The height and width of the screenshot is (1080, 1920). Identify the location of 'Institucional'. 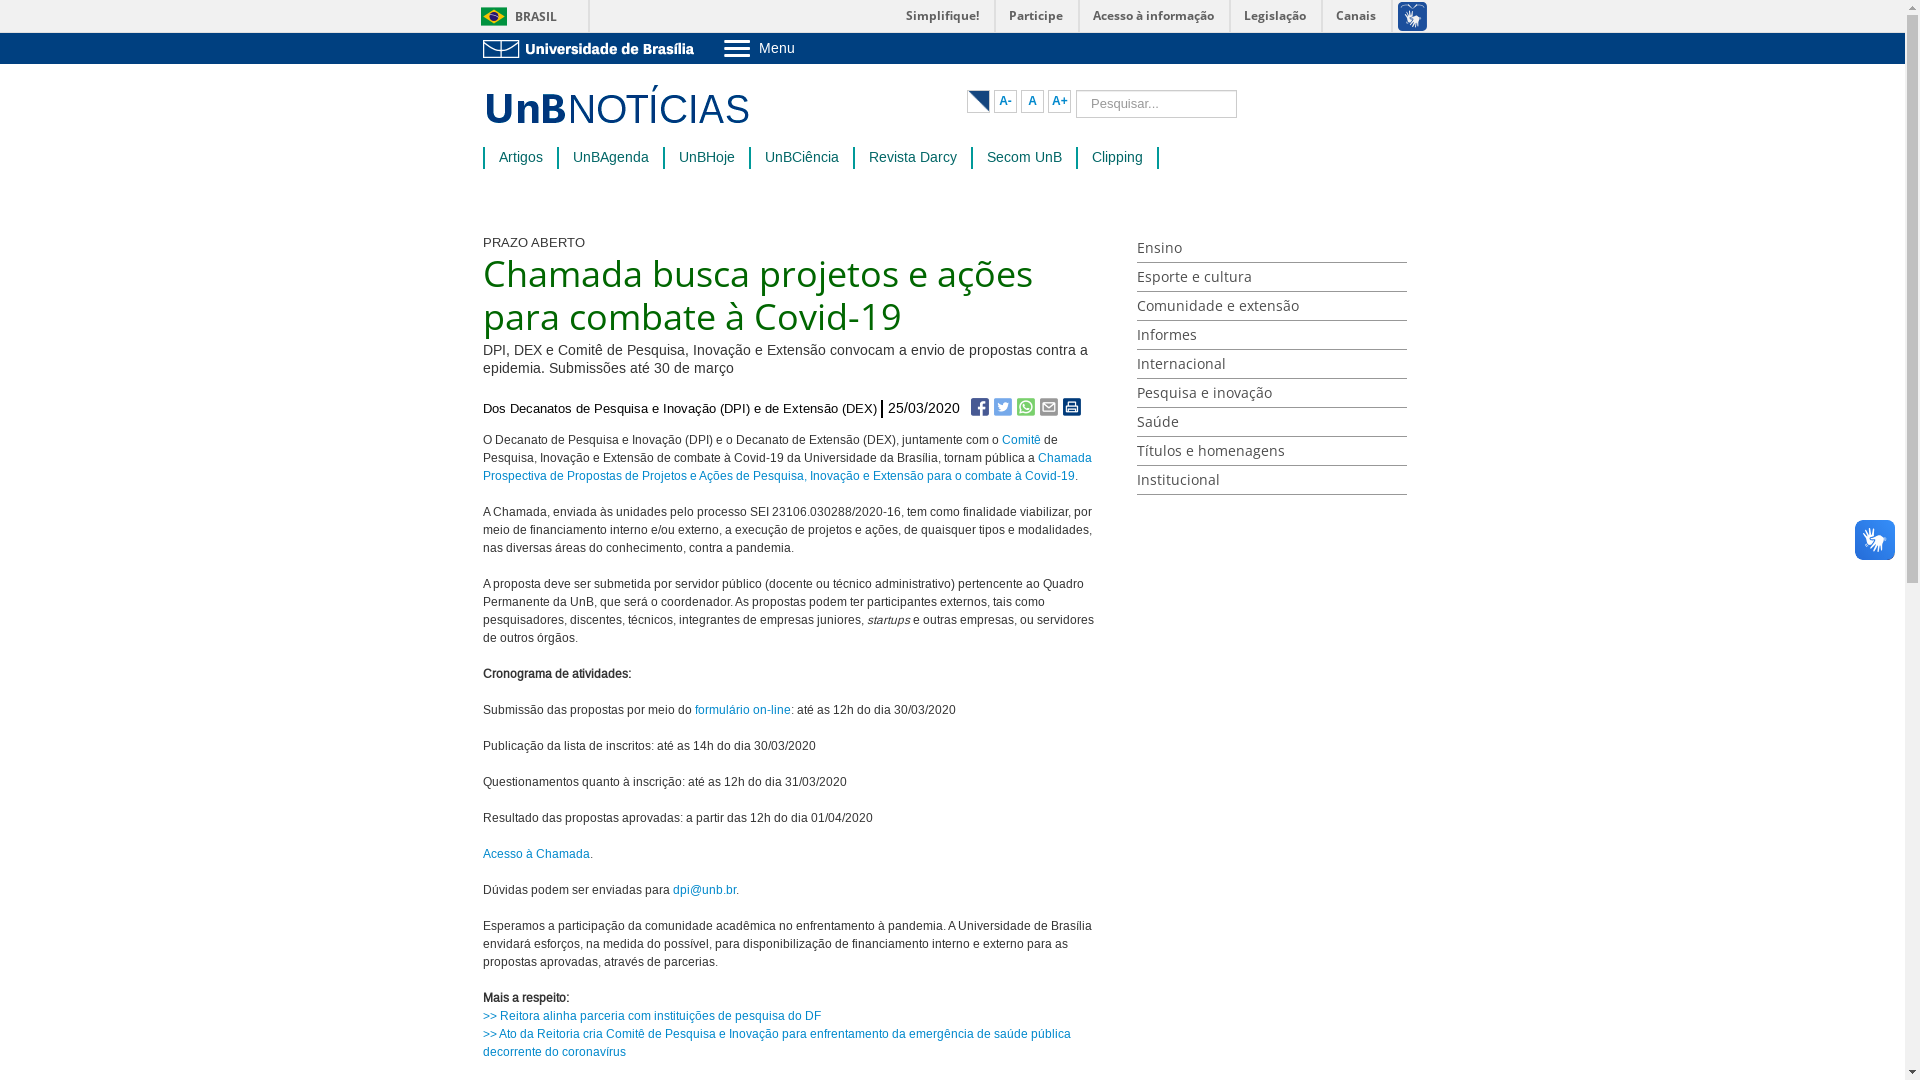
(1271, 480).